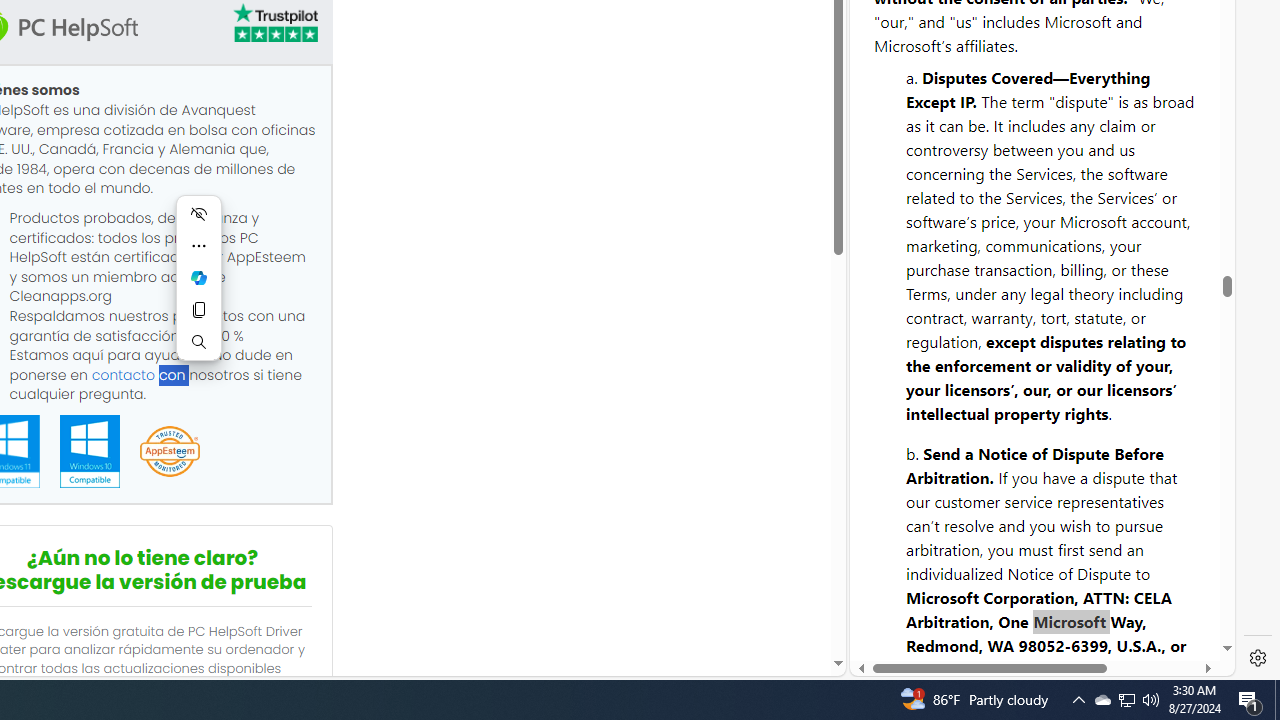 This screenshot has width=1280, height=720. What do you see at coordinates (199, 244) in the screenshot?
I see `'More actions'` at bounding box center [199, 244].